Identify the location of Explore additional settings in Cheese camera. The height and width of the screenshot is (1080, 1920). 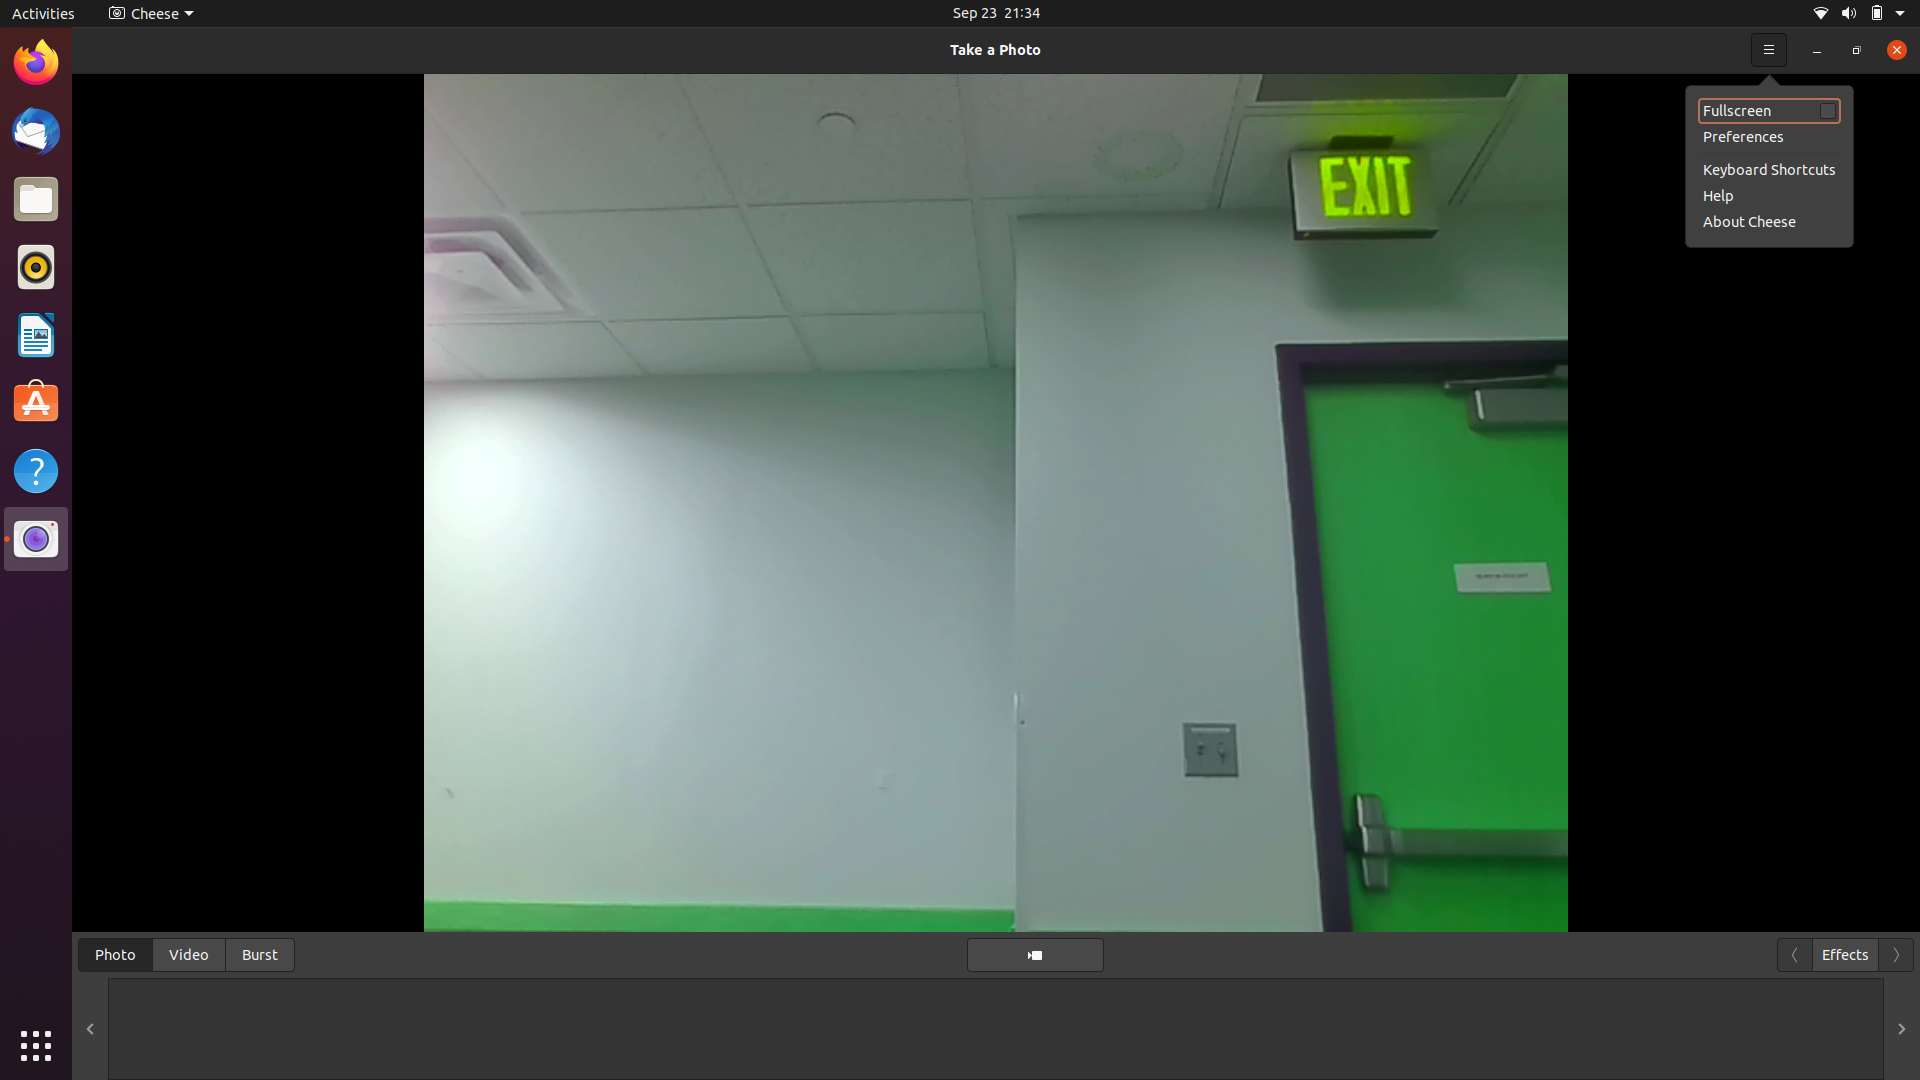
(146, 12).